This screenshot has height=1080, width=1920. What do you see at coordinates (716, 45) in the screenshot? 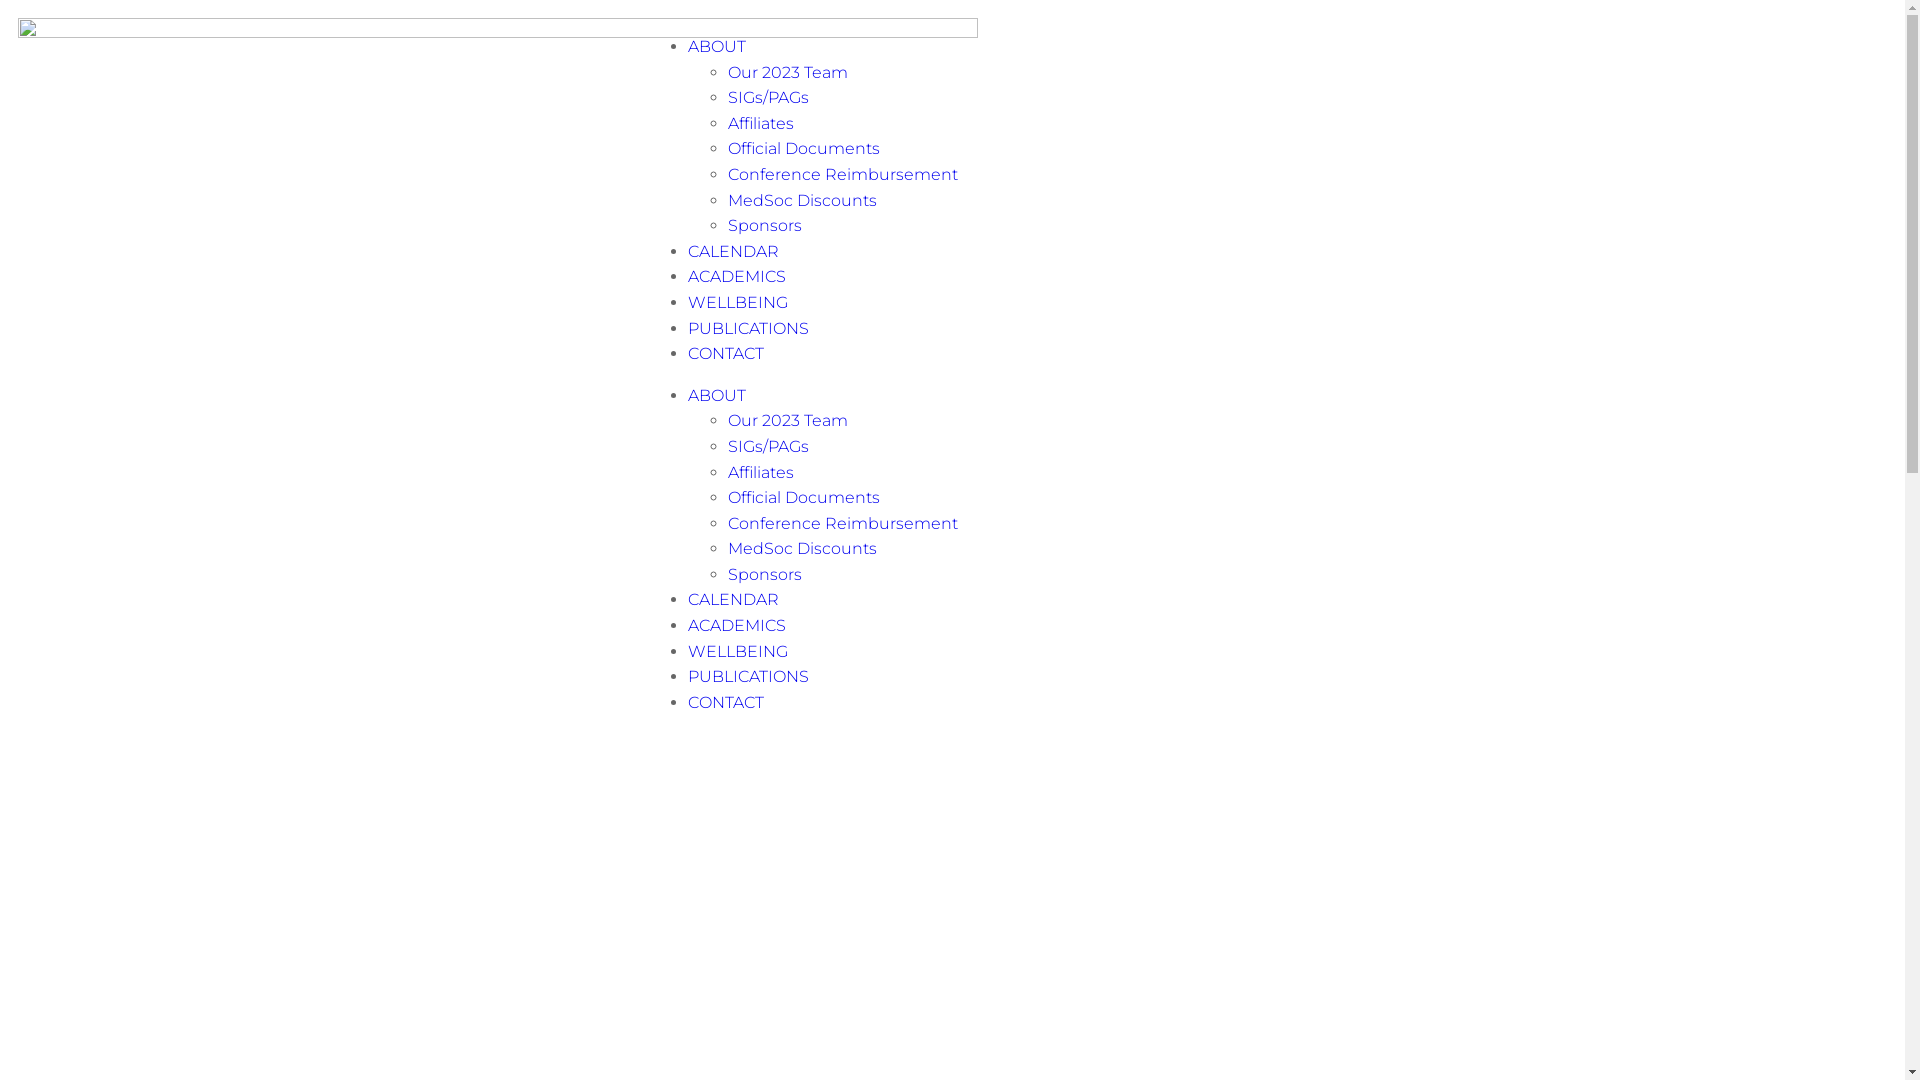
I see `'ABOUT'` at bounding box center [716, 45].